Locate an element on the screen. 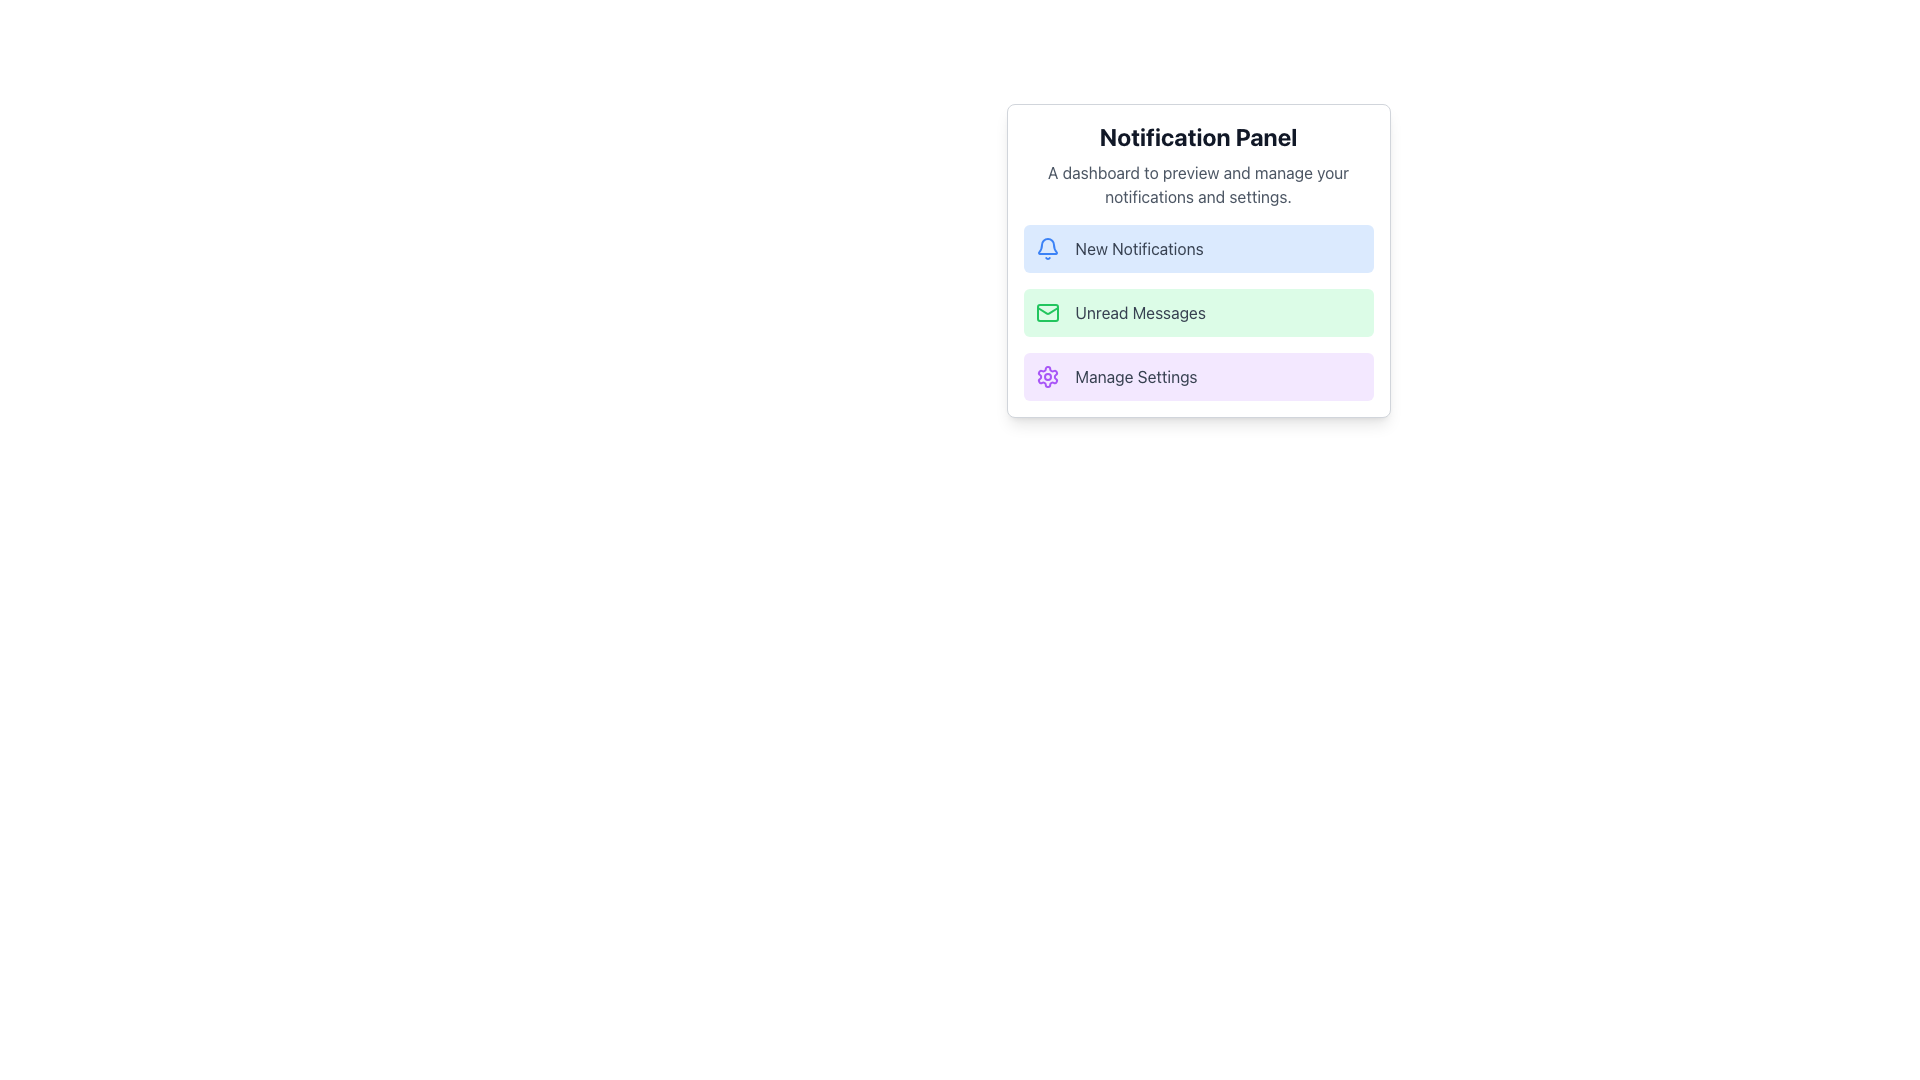 This screenshot has width=1920, height=1080. the 'New Notifications' button, which has a light blue background and a bell icon to the left of the label is located at coordinates (1198, 248).